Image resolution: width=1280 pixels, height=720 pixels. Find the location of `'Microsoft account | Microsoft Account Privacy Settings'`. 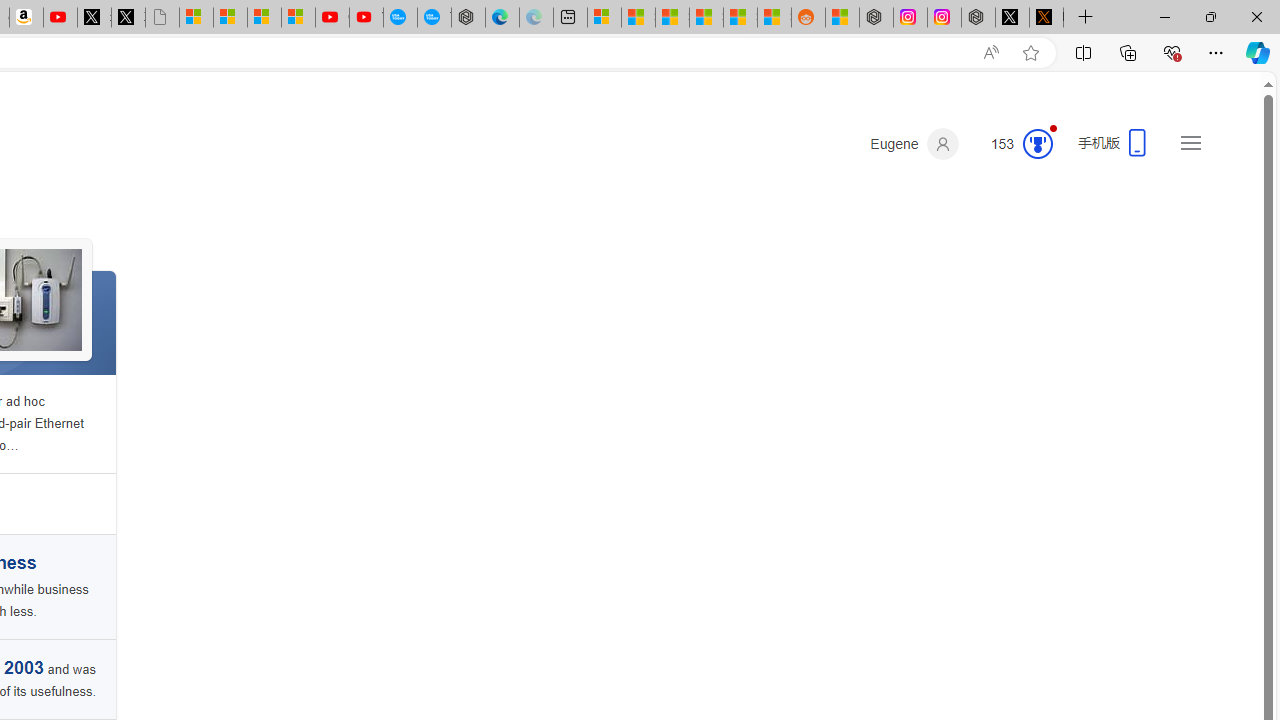

'Microsoft account | Microsoft Account Privacy Settings' is located at coordinates (603, 17).